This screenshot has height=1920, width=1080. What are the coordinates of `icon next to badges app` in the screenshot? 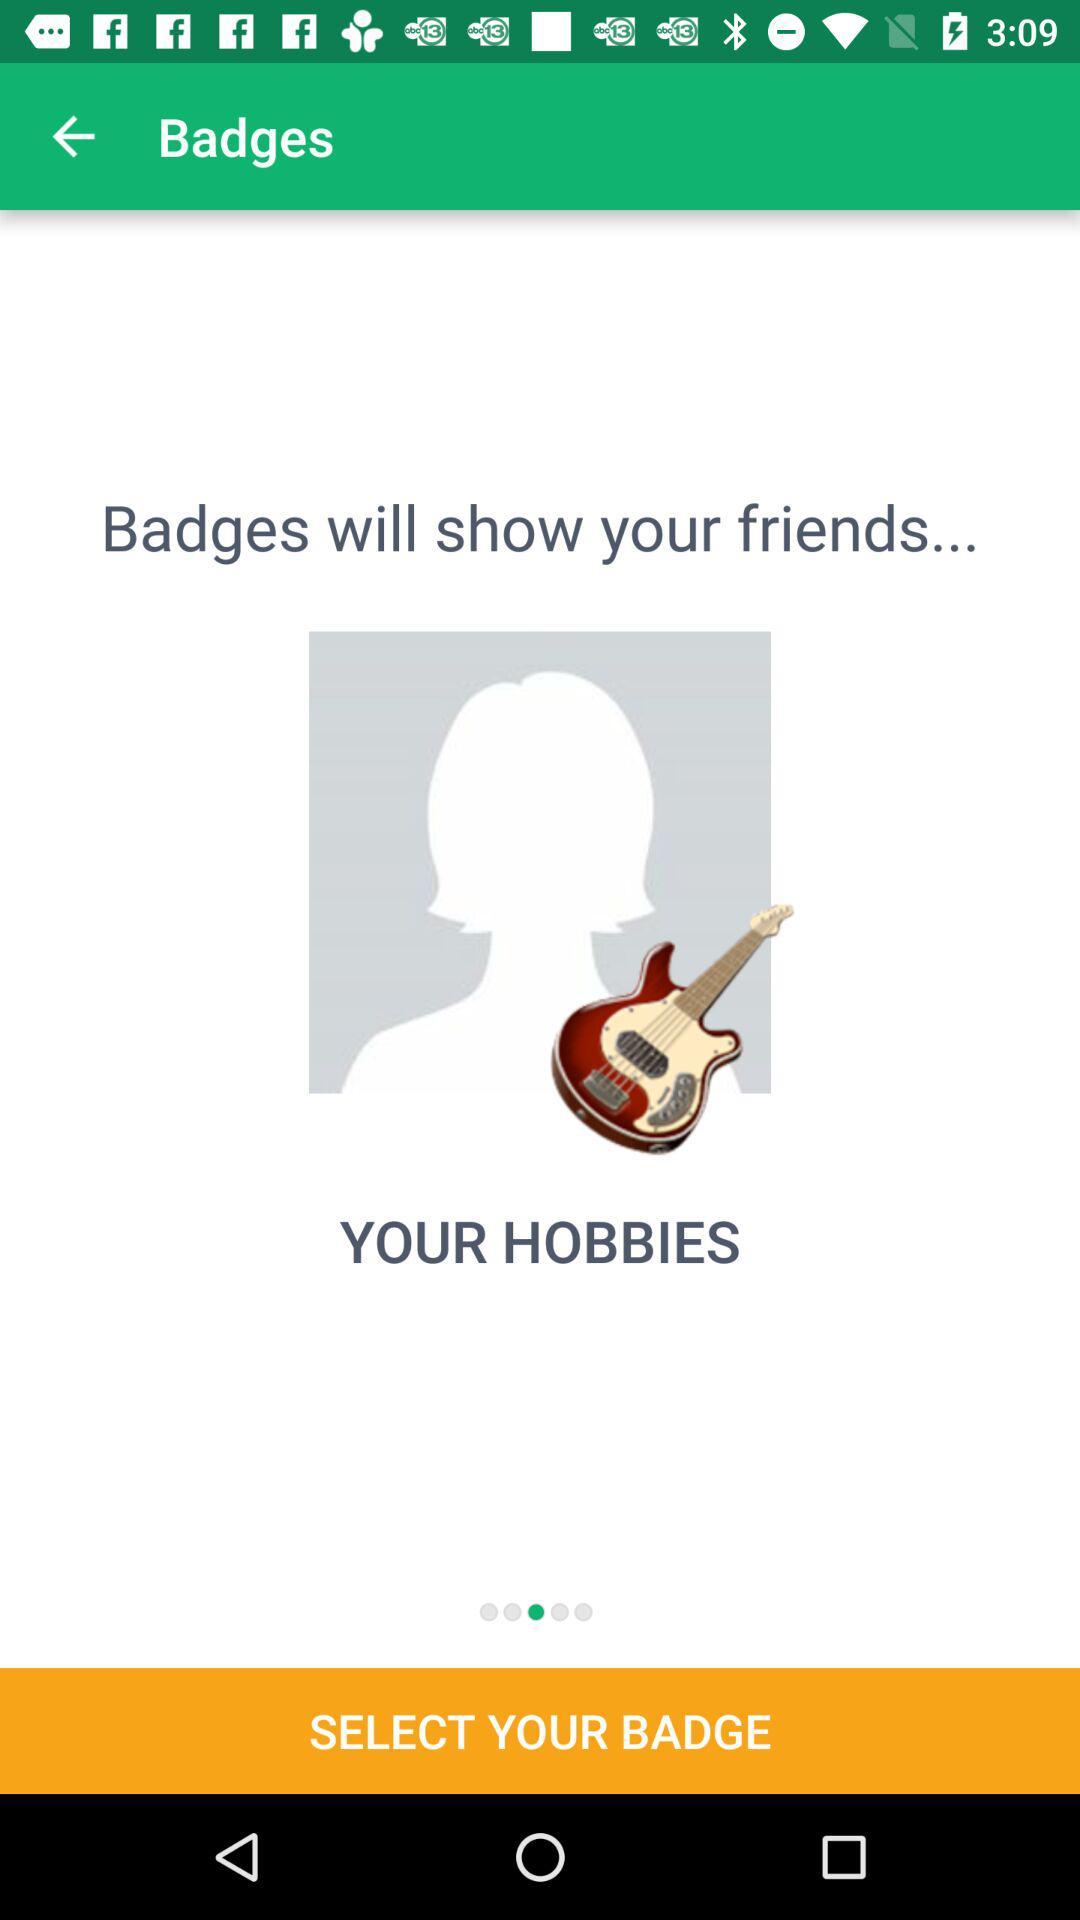 It's located at (72, 135).